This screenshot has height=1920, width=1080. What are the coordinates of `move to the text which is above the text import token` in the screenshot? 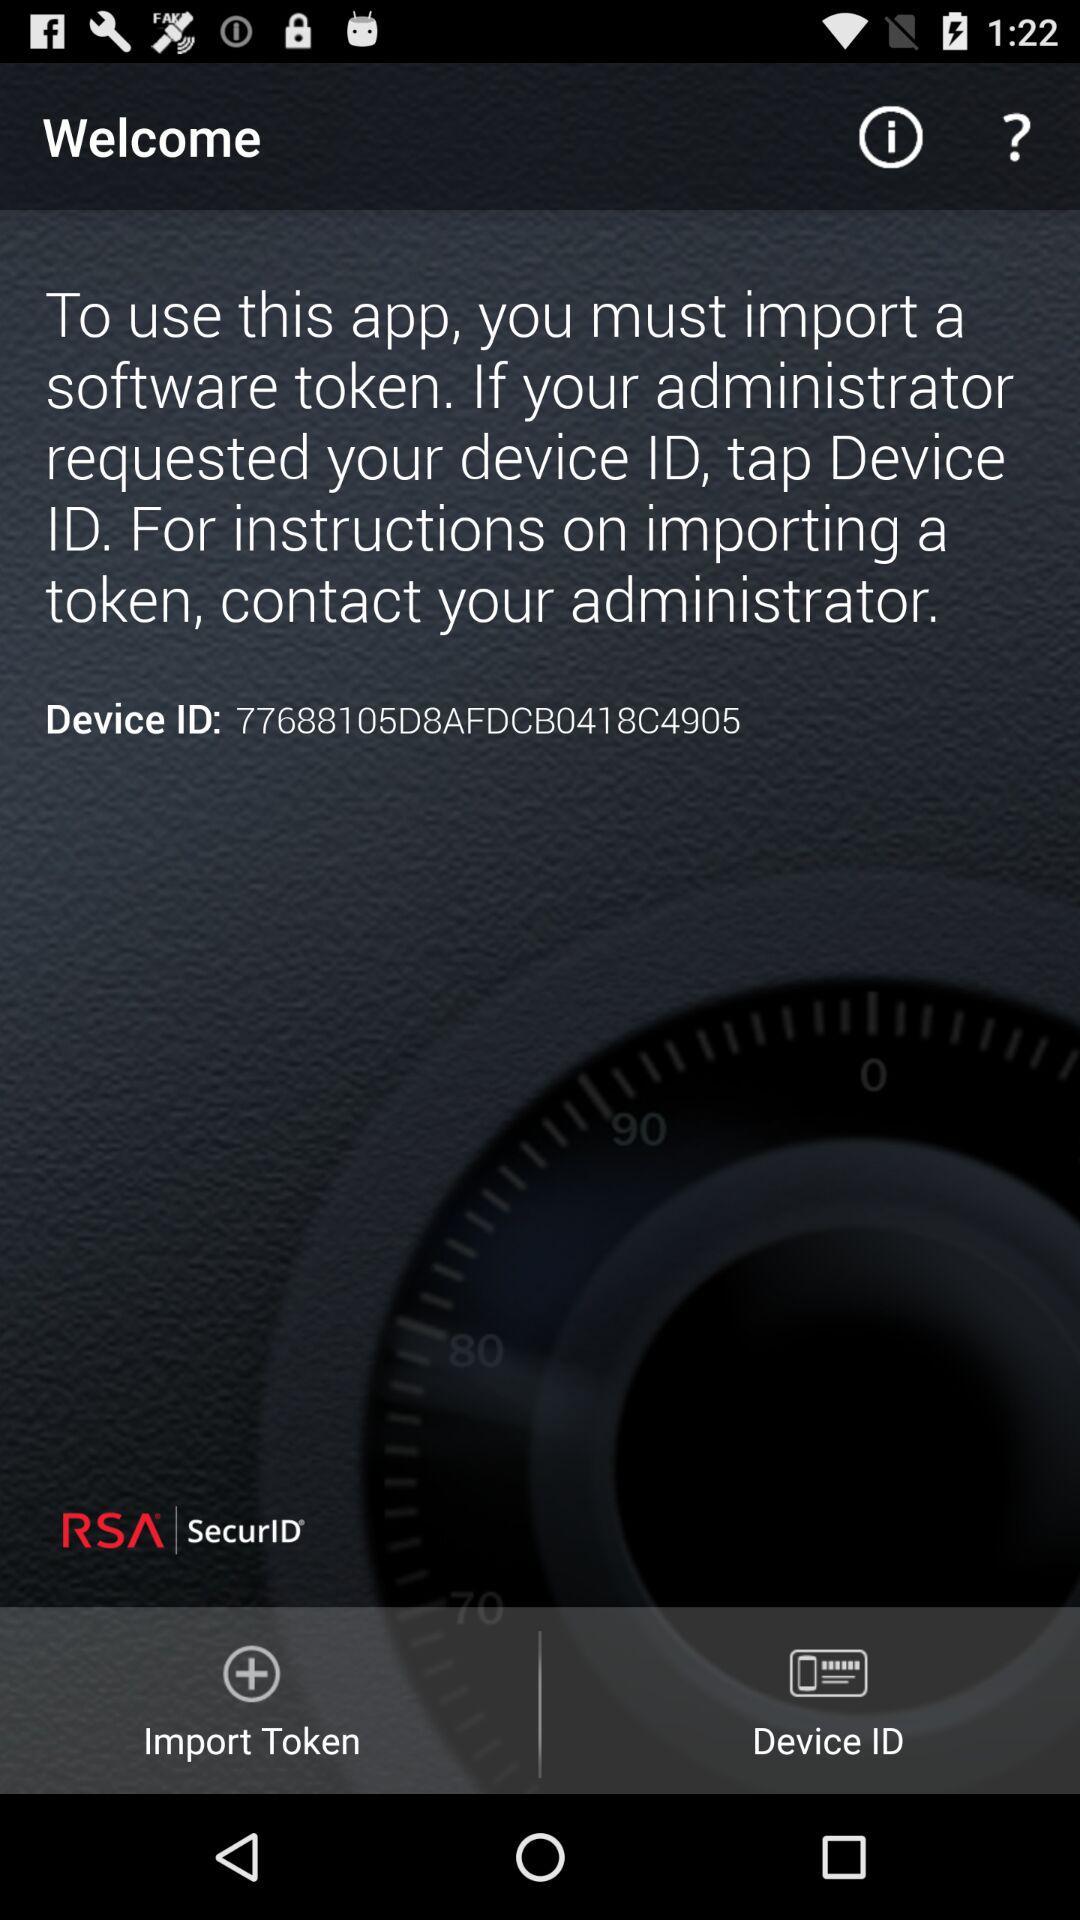 It's located at (243, 1530).